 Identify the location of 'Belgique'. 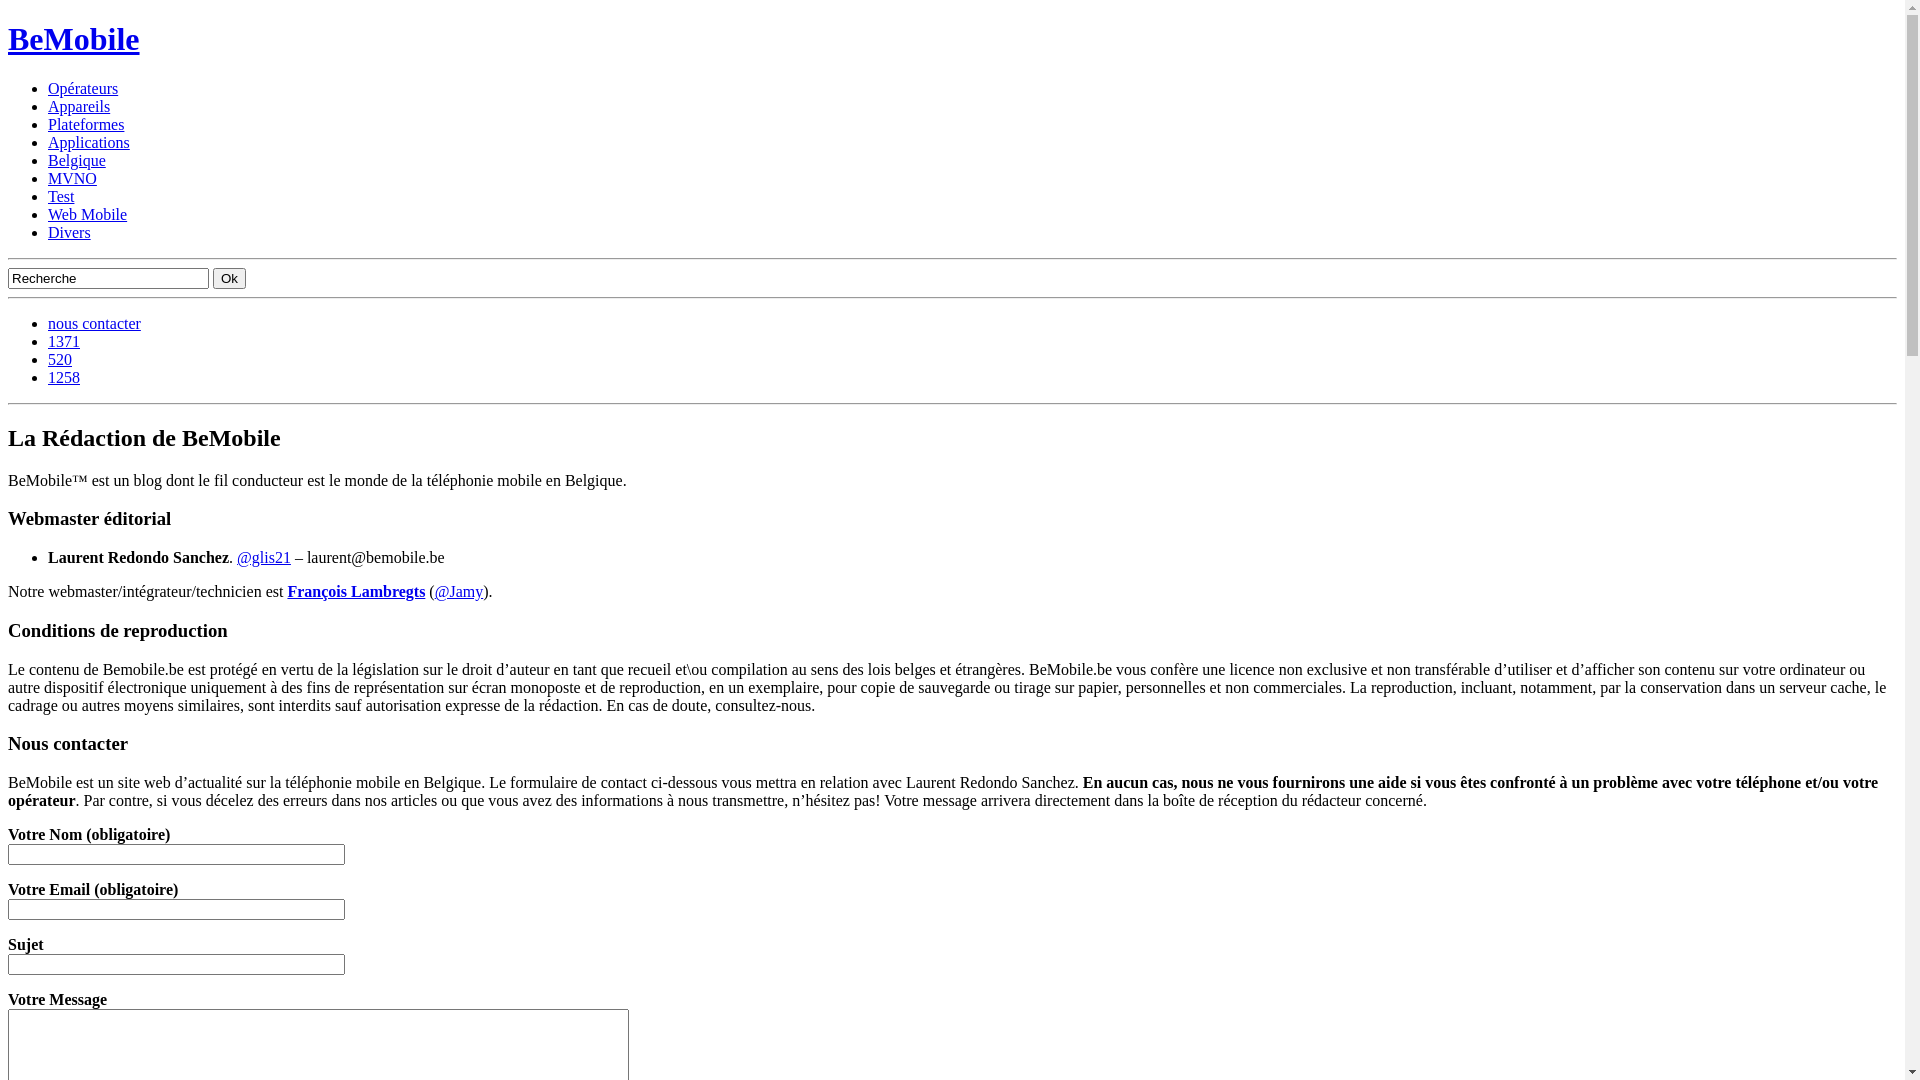
(76, 159).